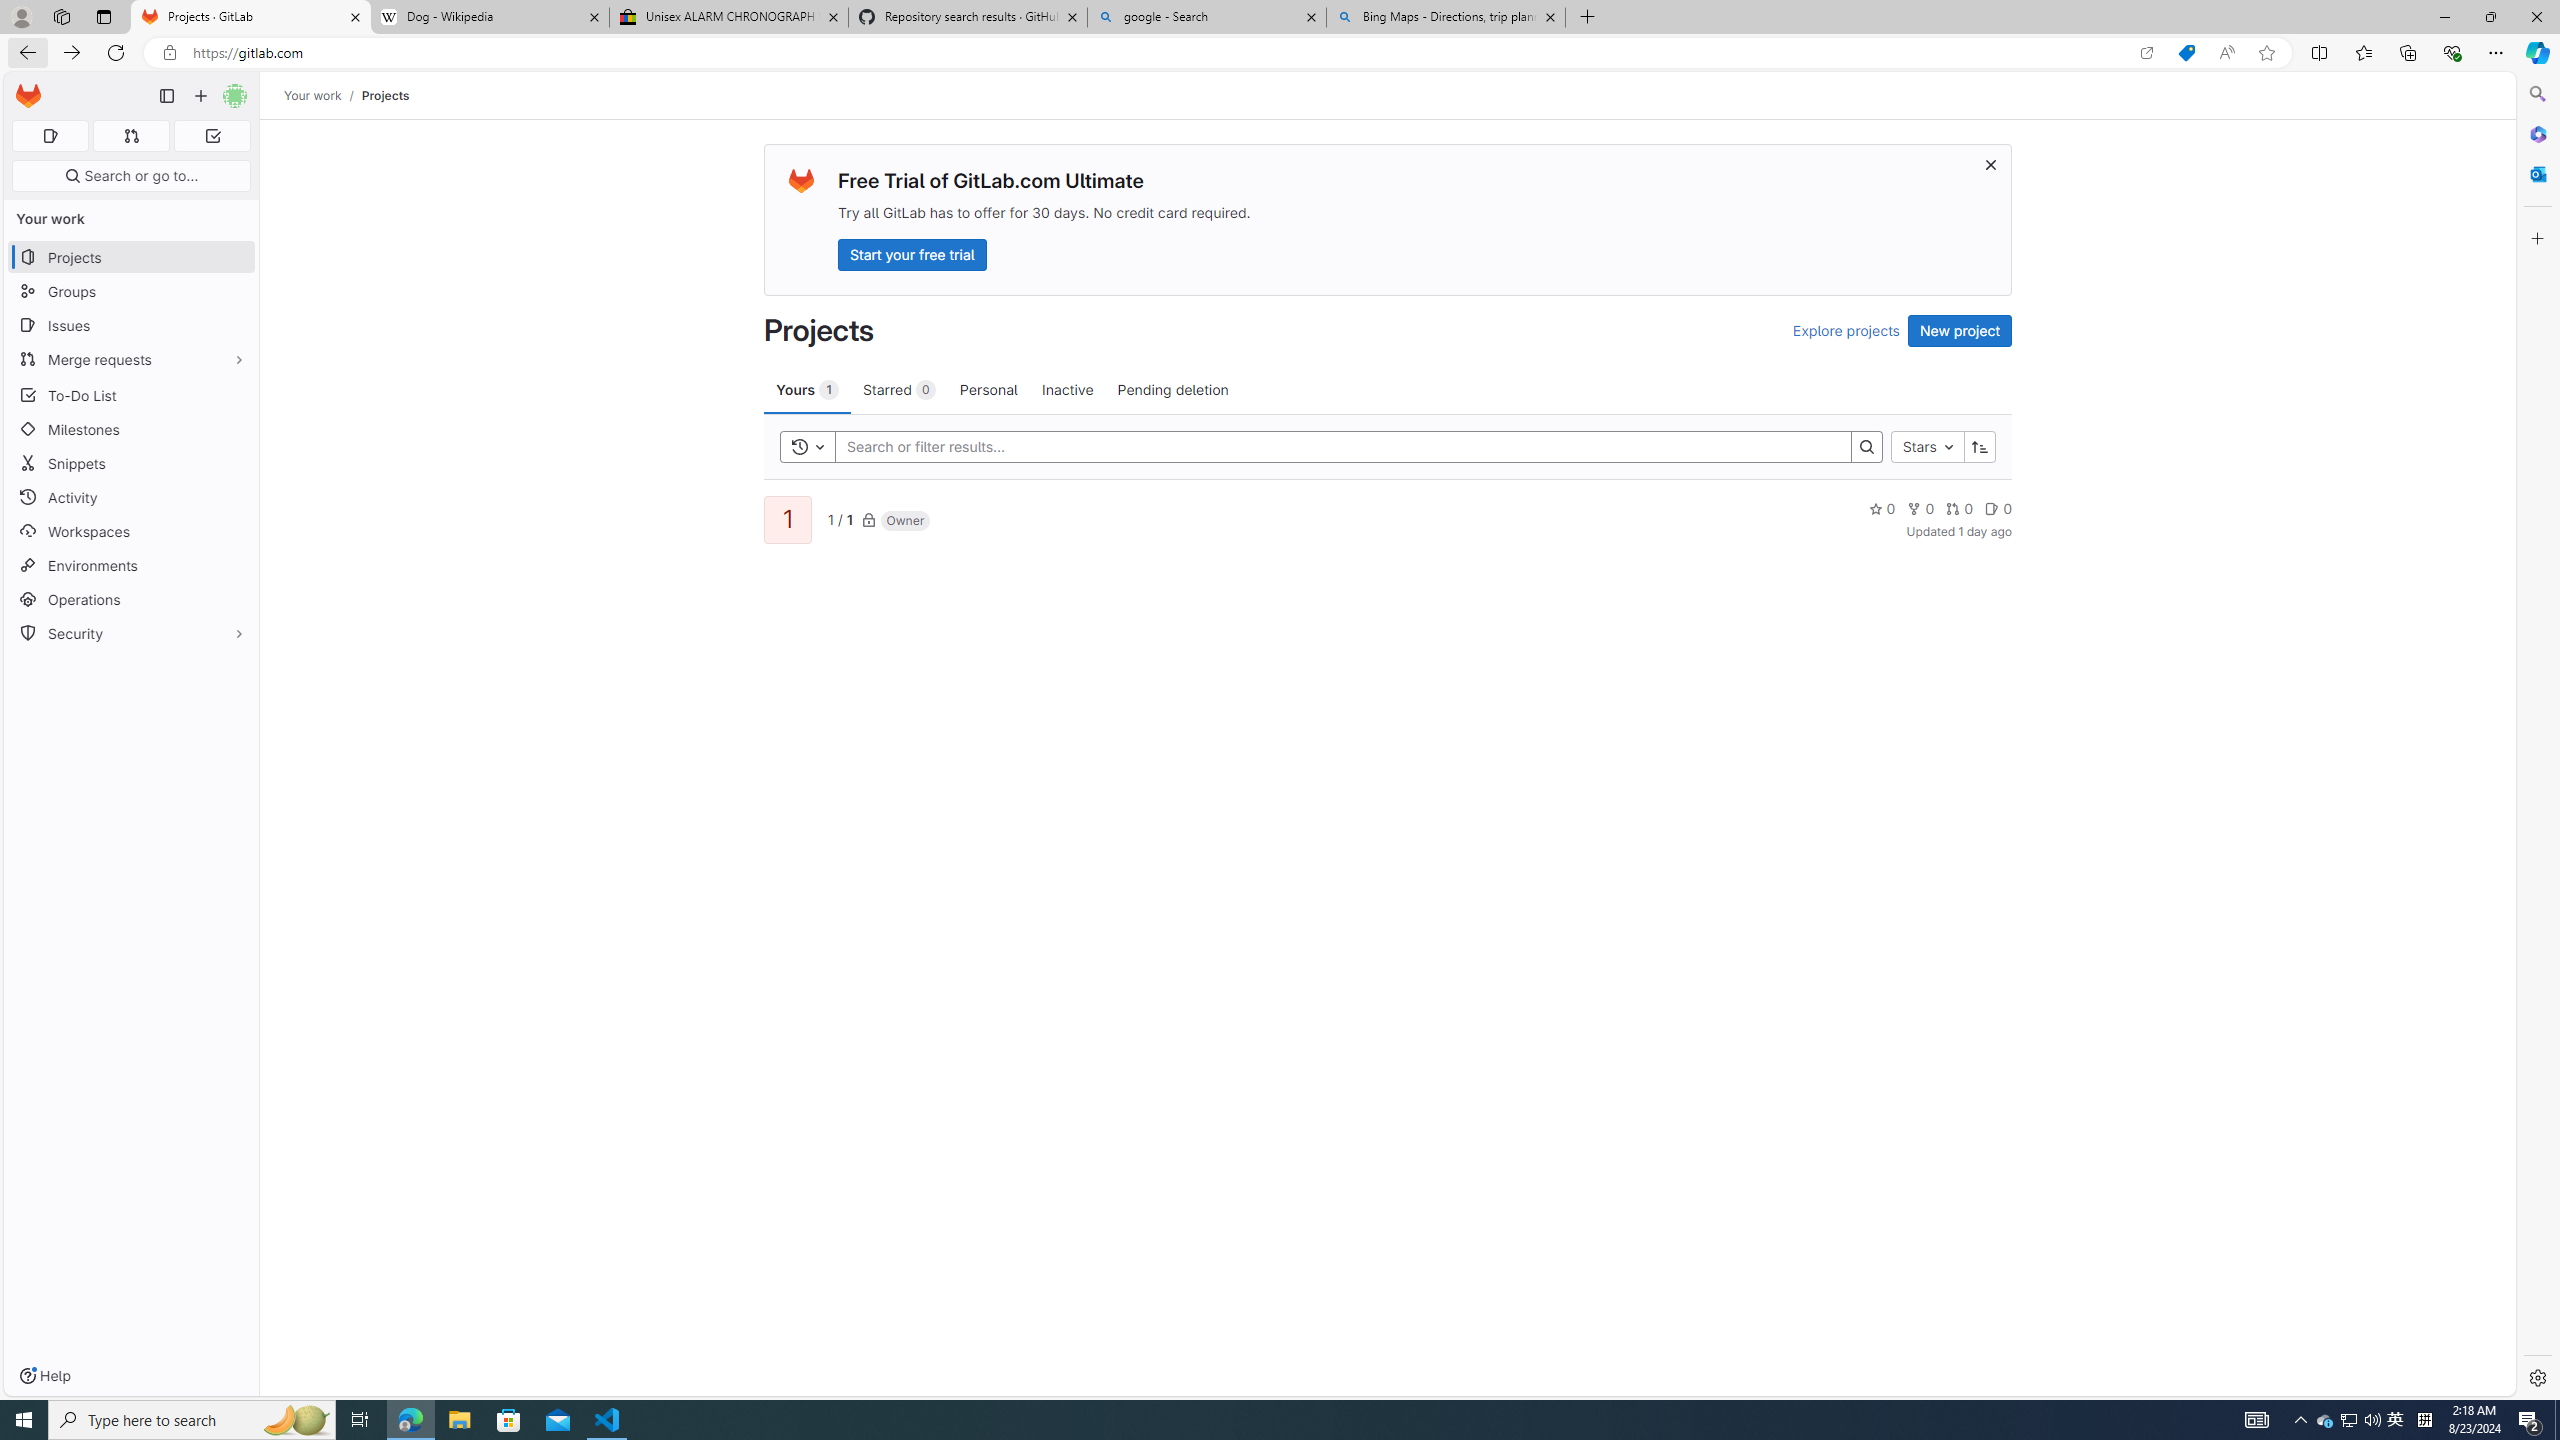 The image size is (2560, 1440). I want to click on 'Security', so click(130, 631).